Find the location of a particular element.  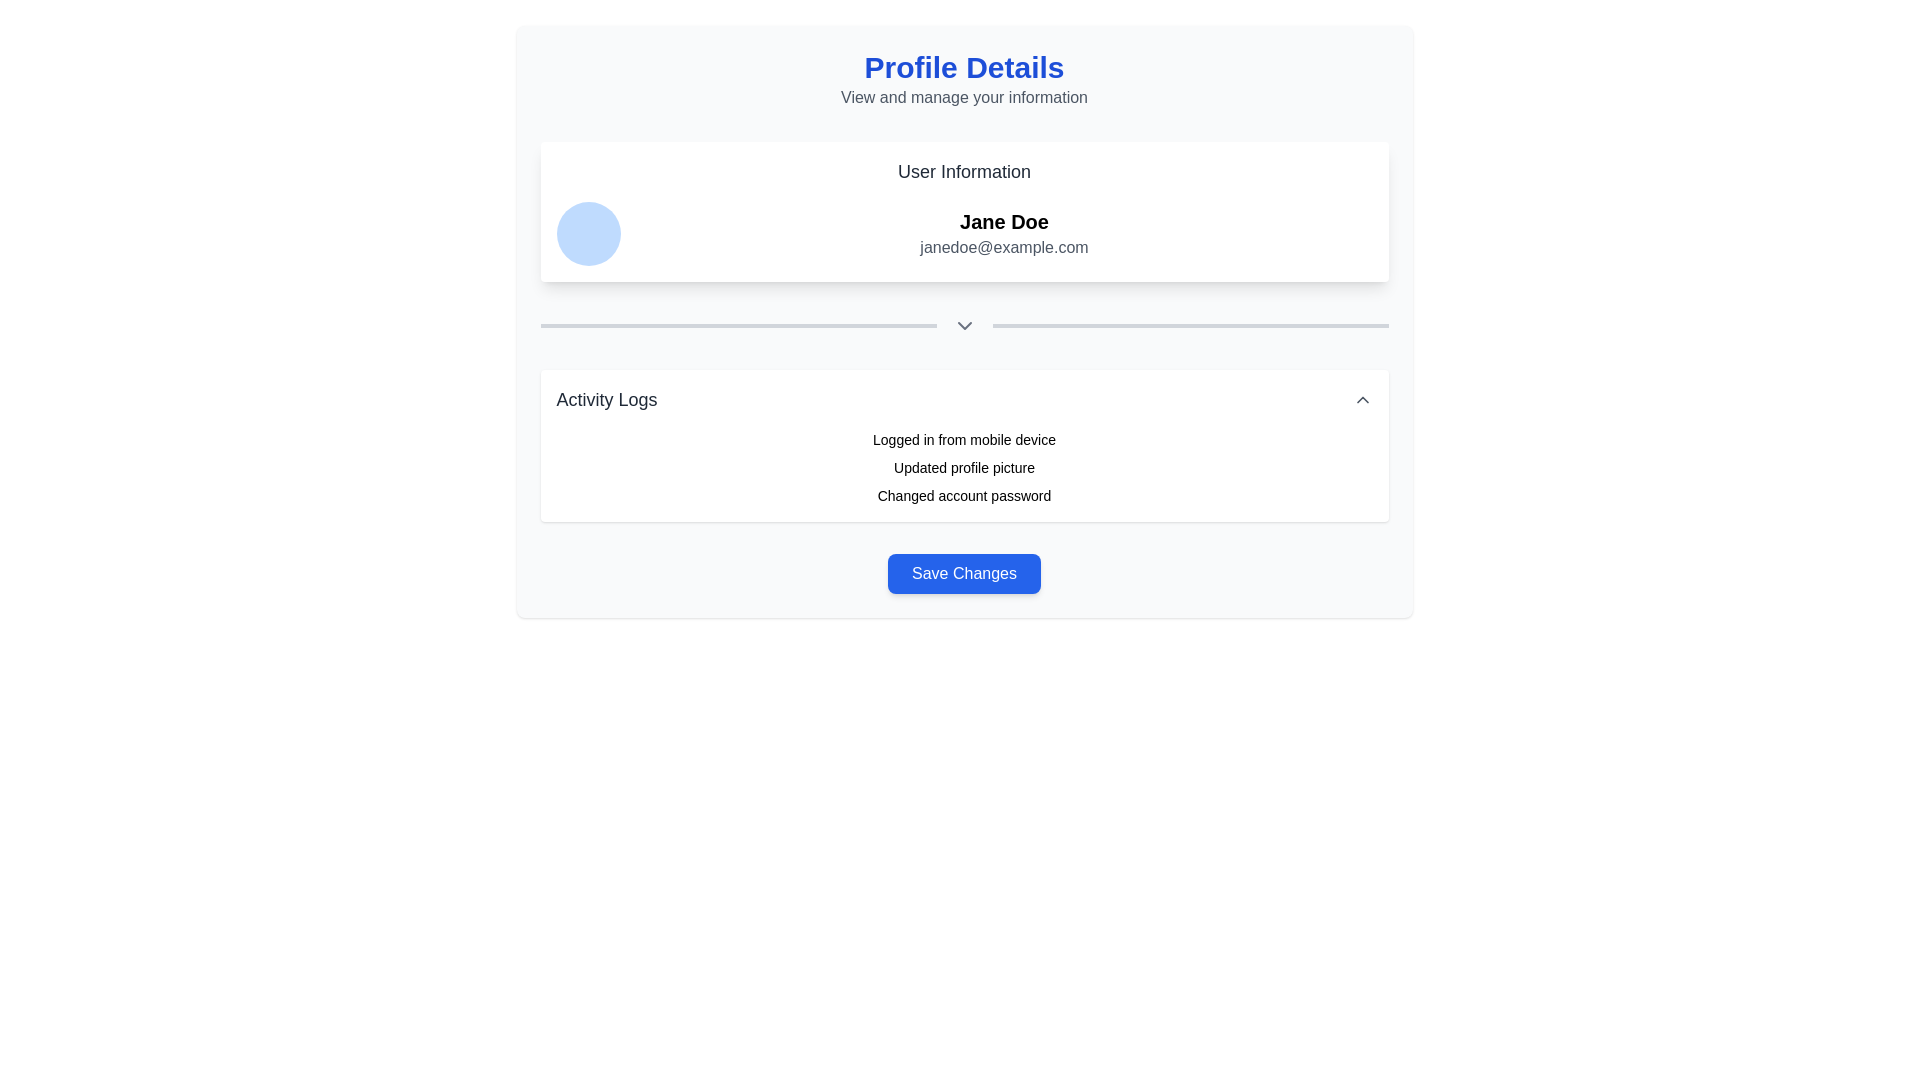

the text label or header that serves as a section header, located centrally at the top of the page, above the secondary text element is located at coordinates (964, 67).